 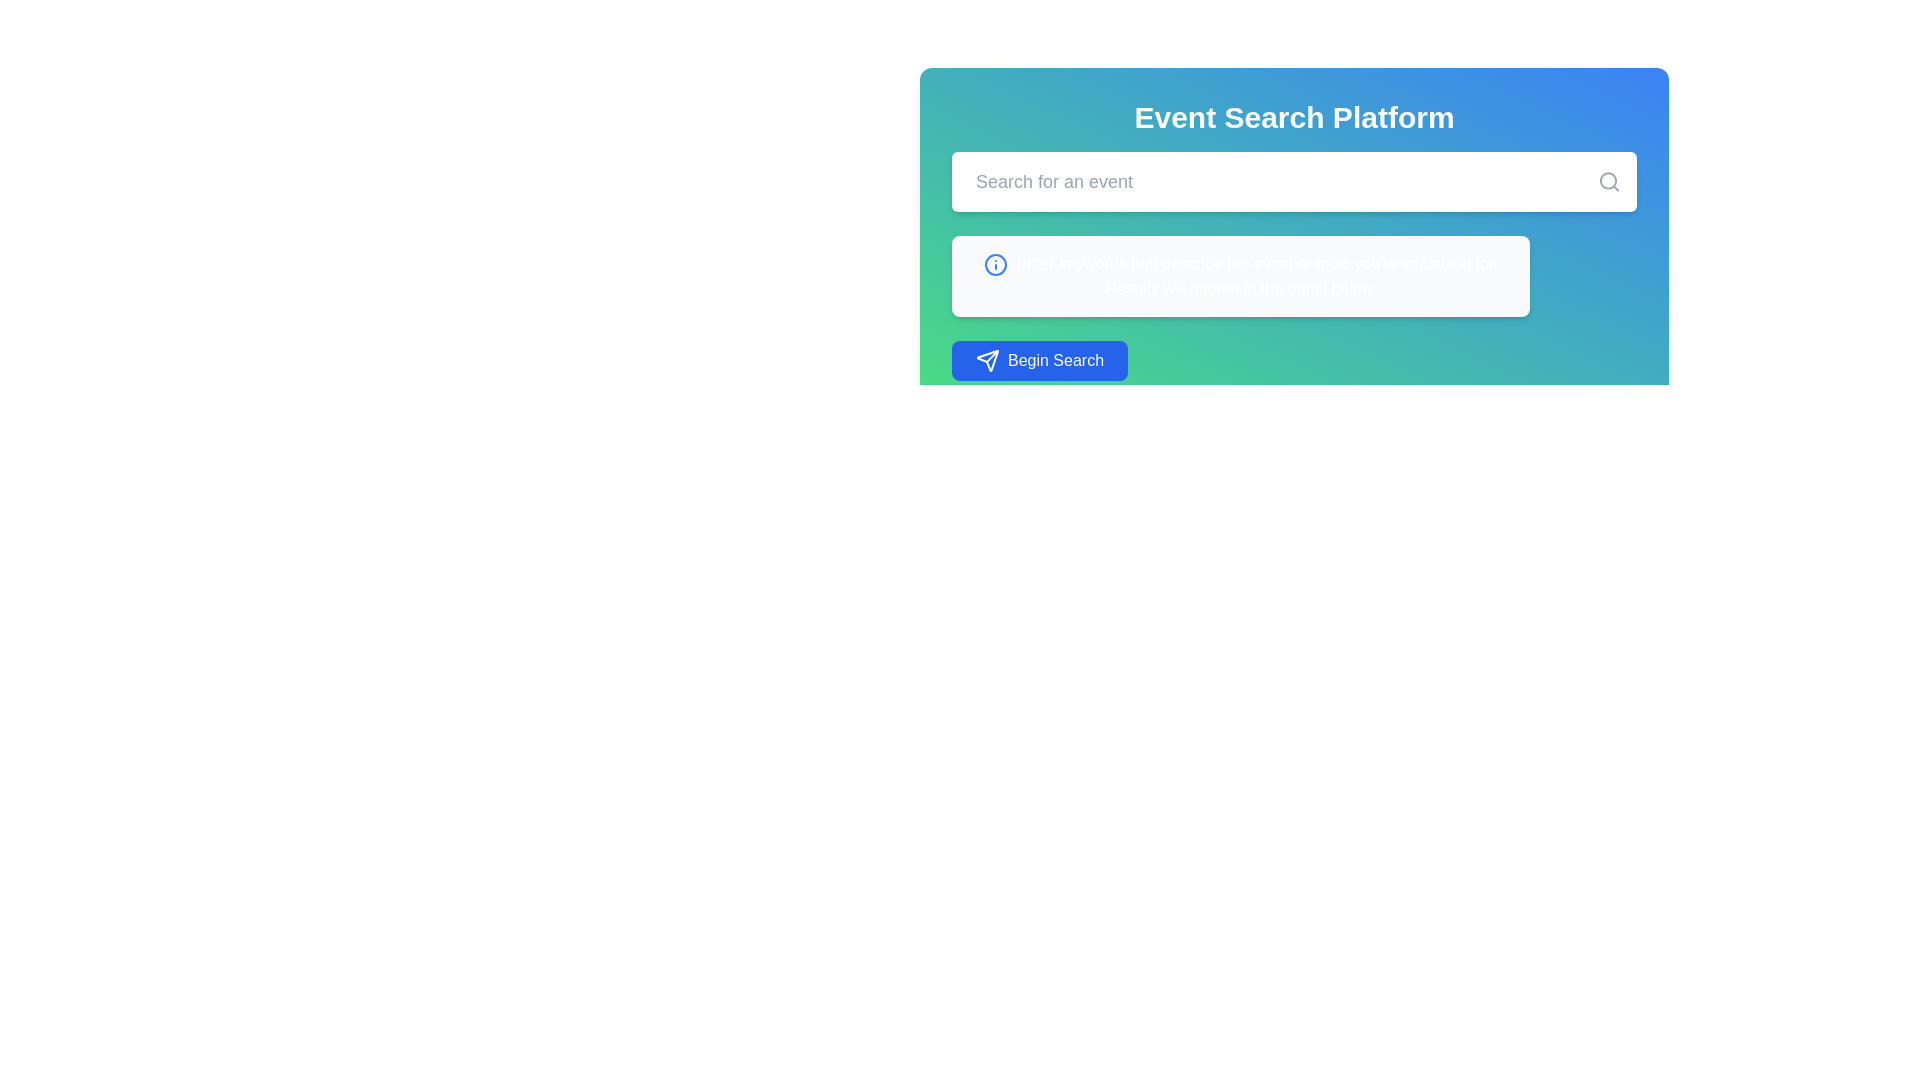 What do you see at coordinates (988, 358) in the screenshot?
I see `the paper-plane icon located to the left of the 'Begin Search' button` at bounding box center [988, 358].